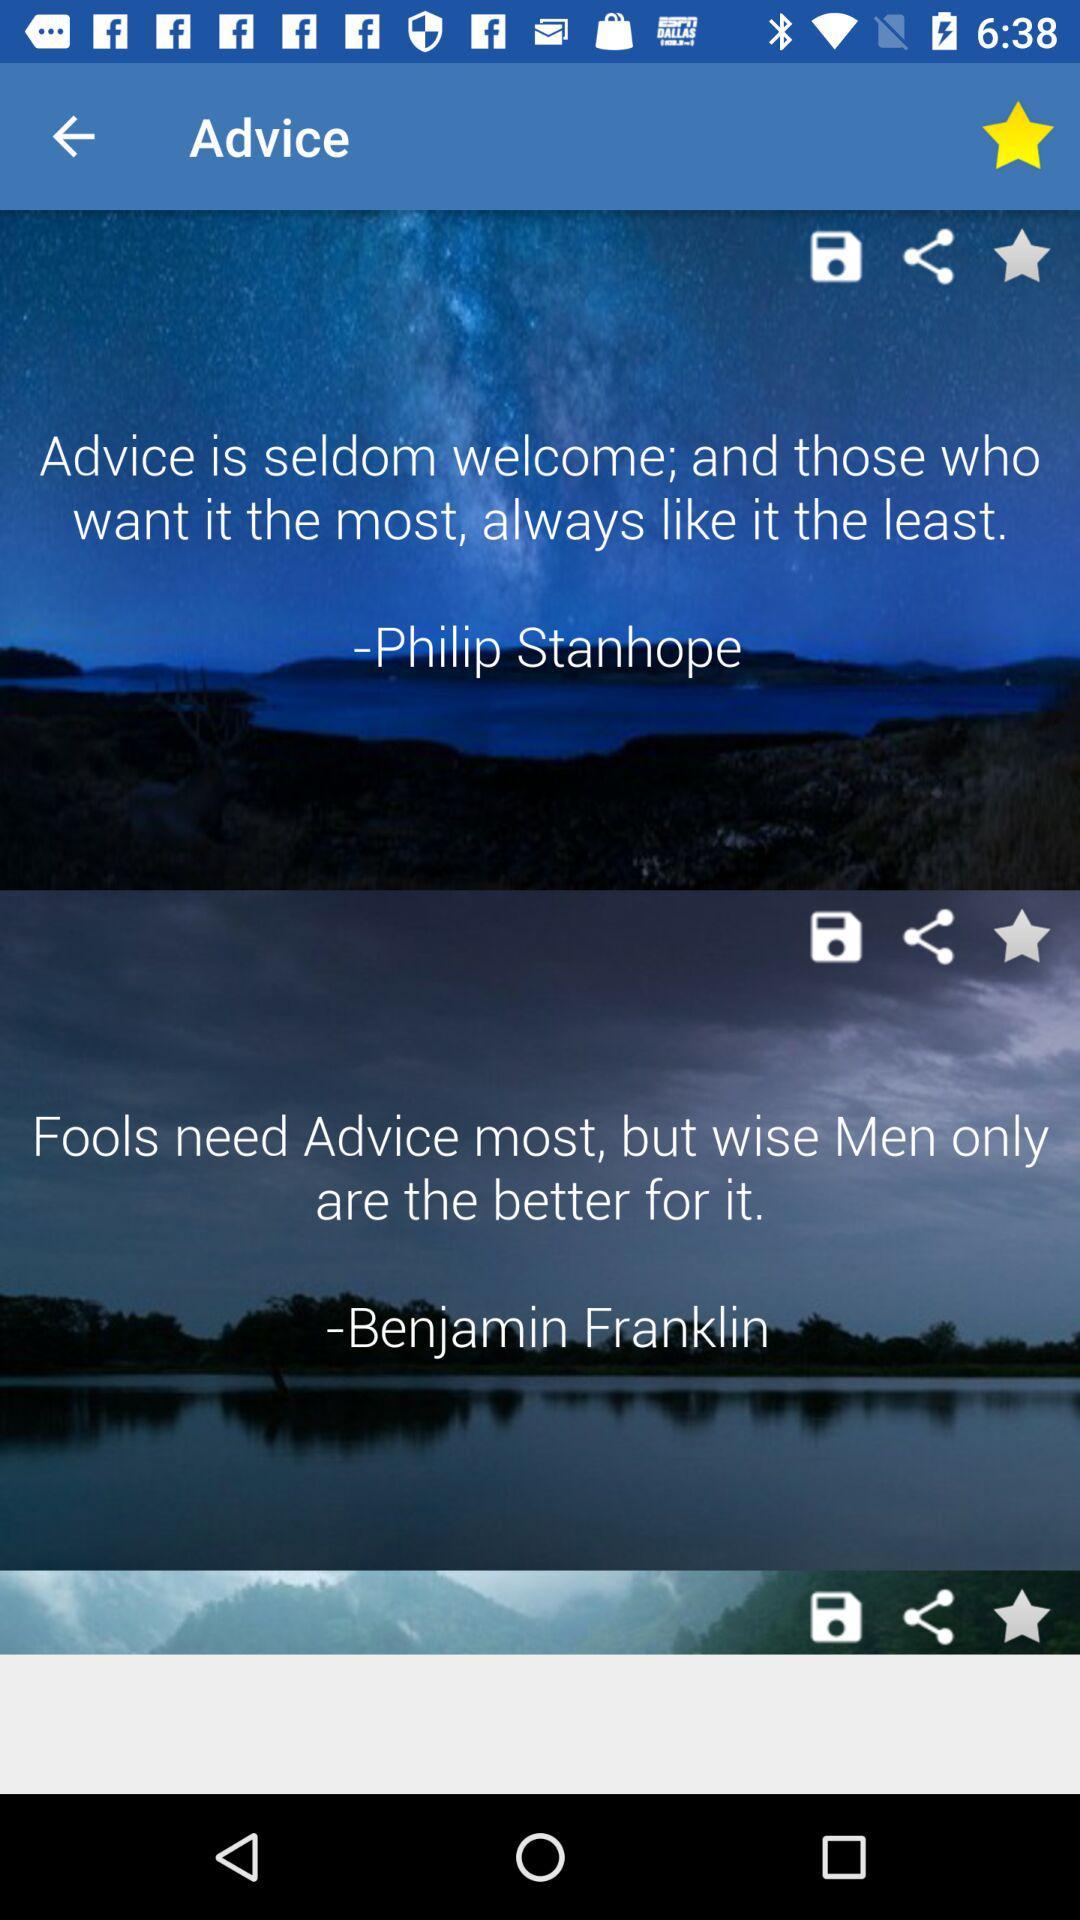 Image resolution: width=1080 pixels, height=1920 pixels. I want to click on to favorite, so click(1020, 1617).